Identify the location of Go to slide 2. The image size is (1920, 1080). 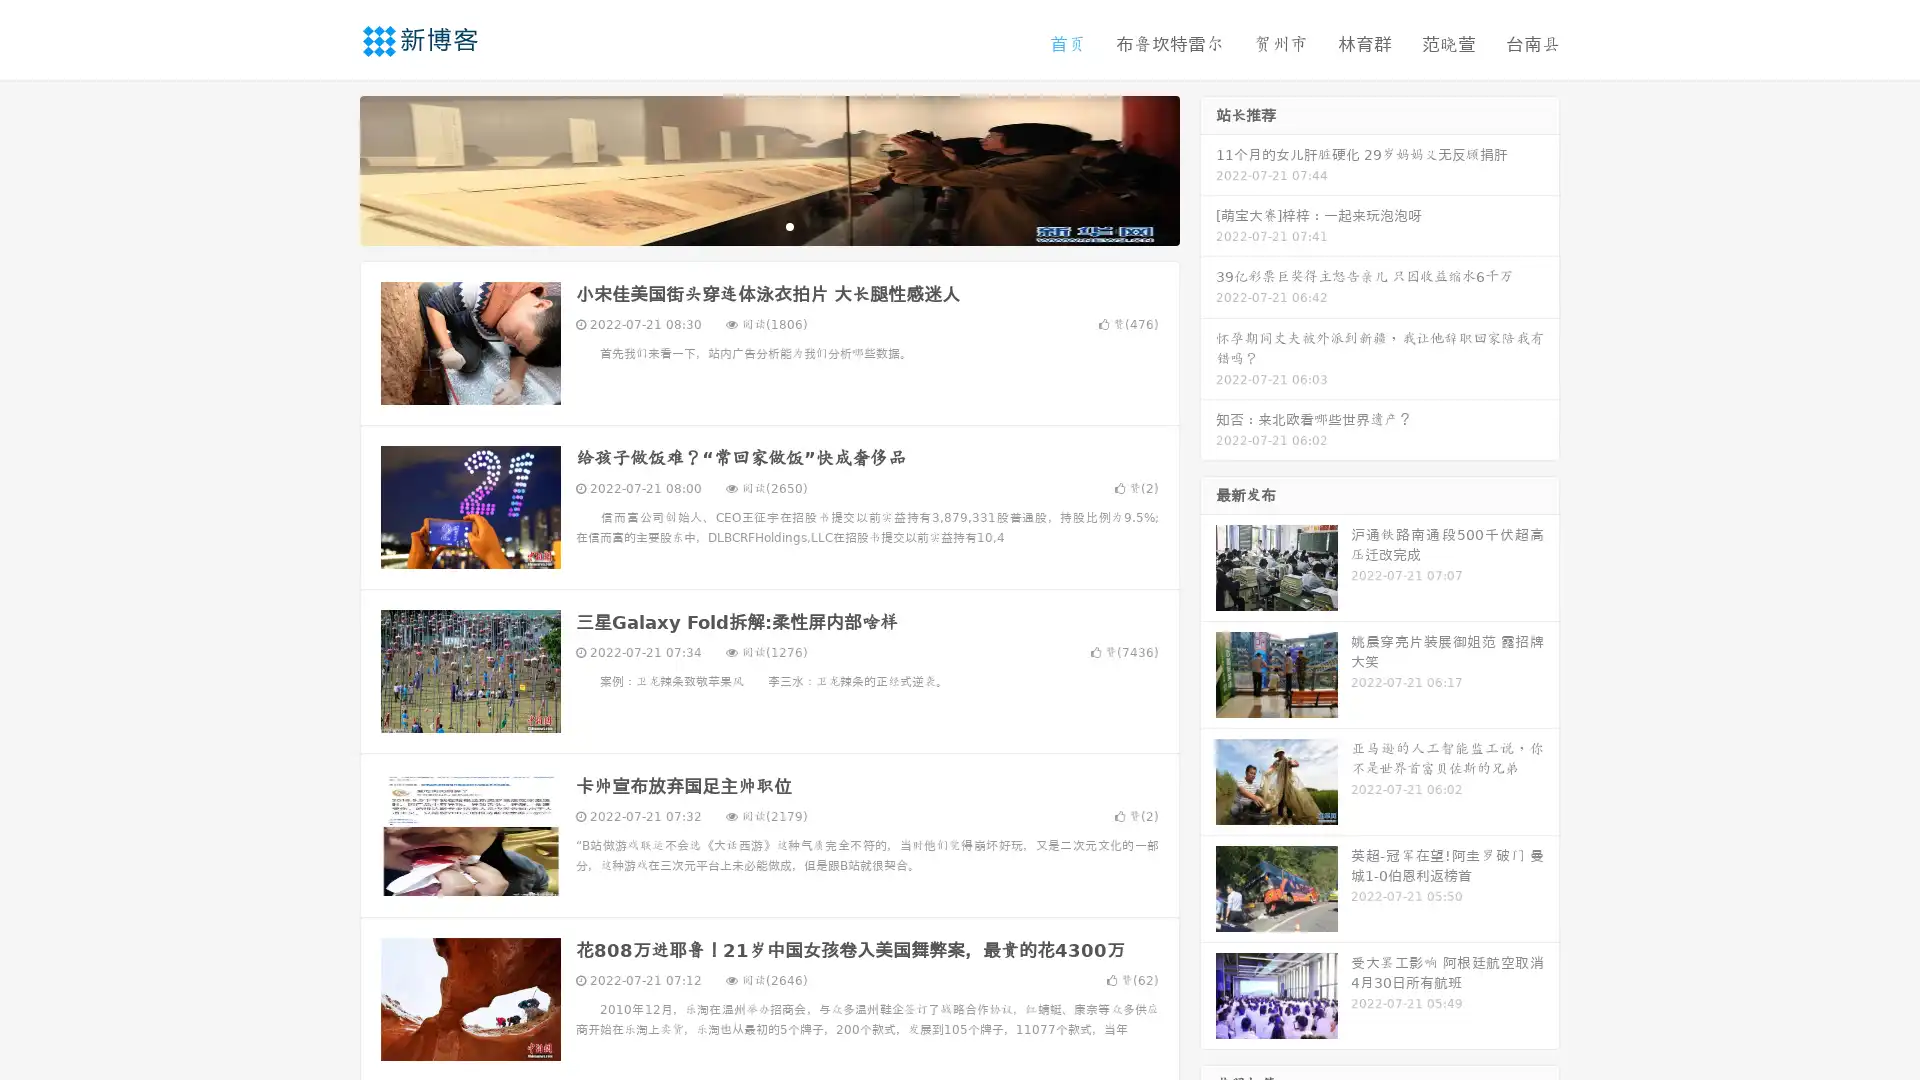
(768, 225).